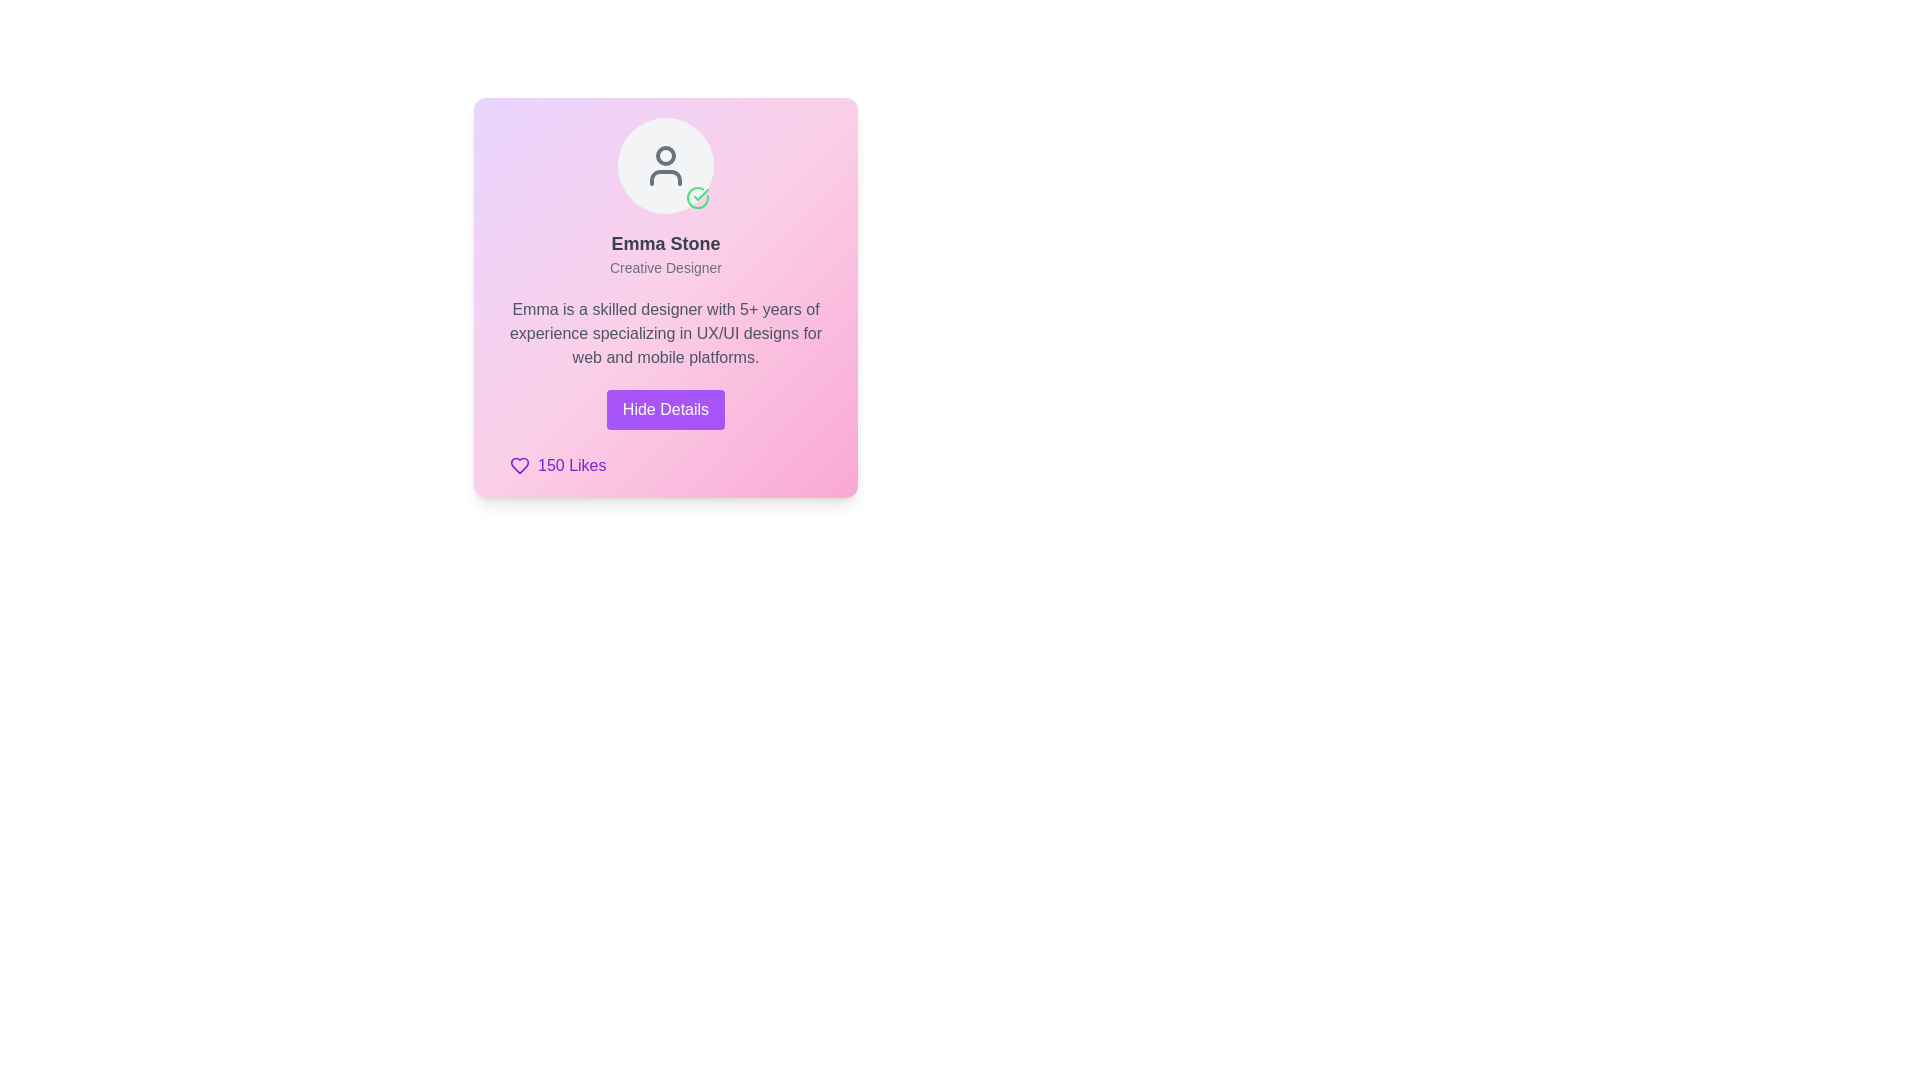  Describe the element at coordinates (666, 154) in the screenshot. I see `the decorative icon component that represents an avatar, located at the top portion of the circular boundary` at that location.